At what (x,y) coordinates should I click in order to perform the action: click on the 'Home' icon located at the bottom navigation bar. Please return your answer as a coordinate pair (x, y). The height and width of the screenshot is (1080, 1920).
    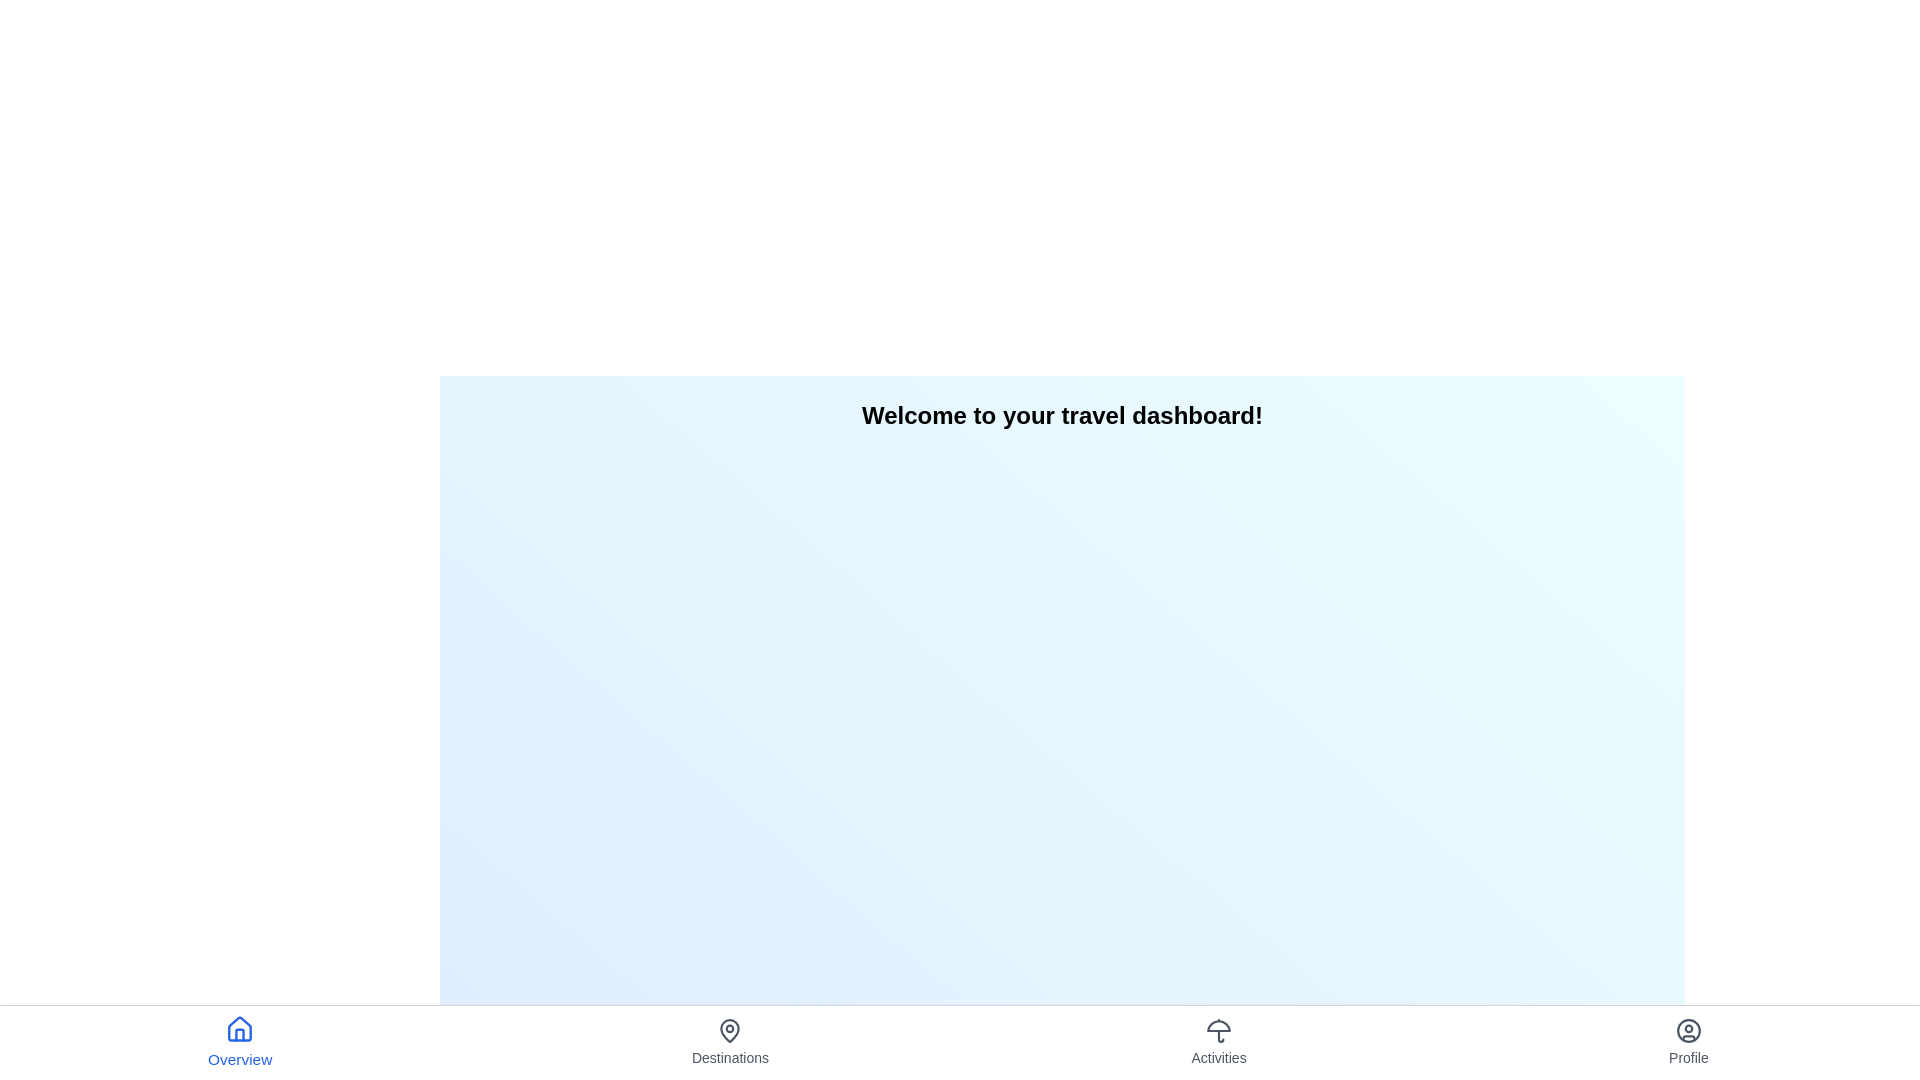
    Looking at the image, I should click on (240, 1029).